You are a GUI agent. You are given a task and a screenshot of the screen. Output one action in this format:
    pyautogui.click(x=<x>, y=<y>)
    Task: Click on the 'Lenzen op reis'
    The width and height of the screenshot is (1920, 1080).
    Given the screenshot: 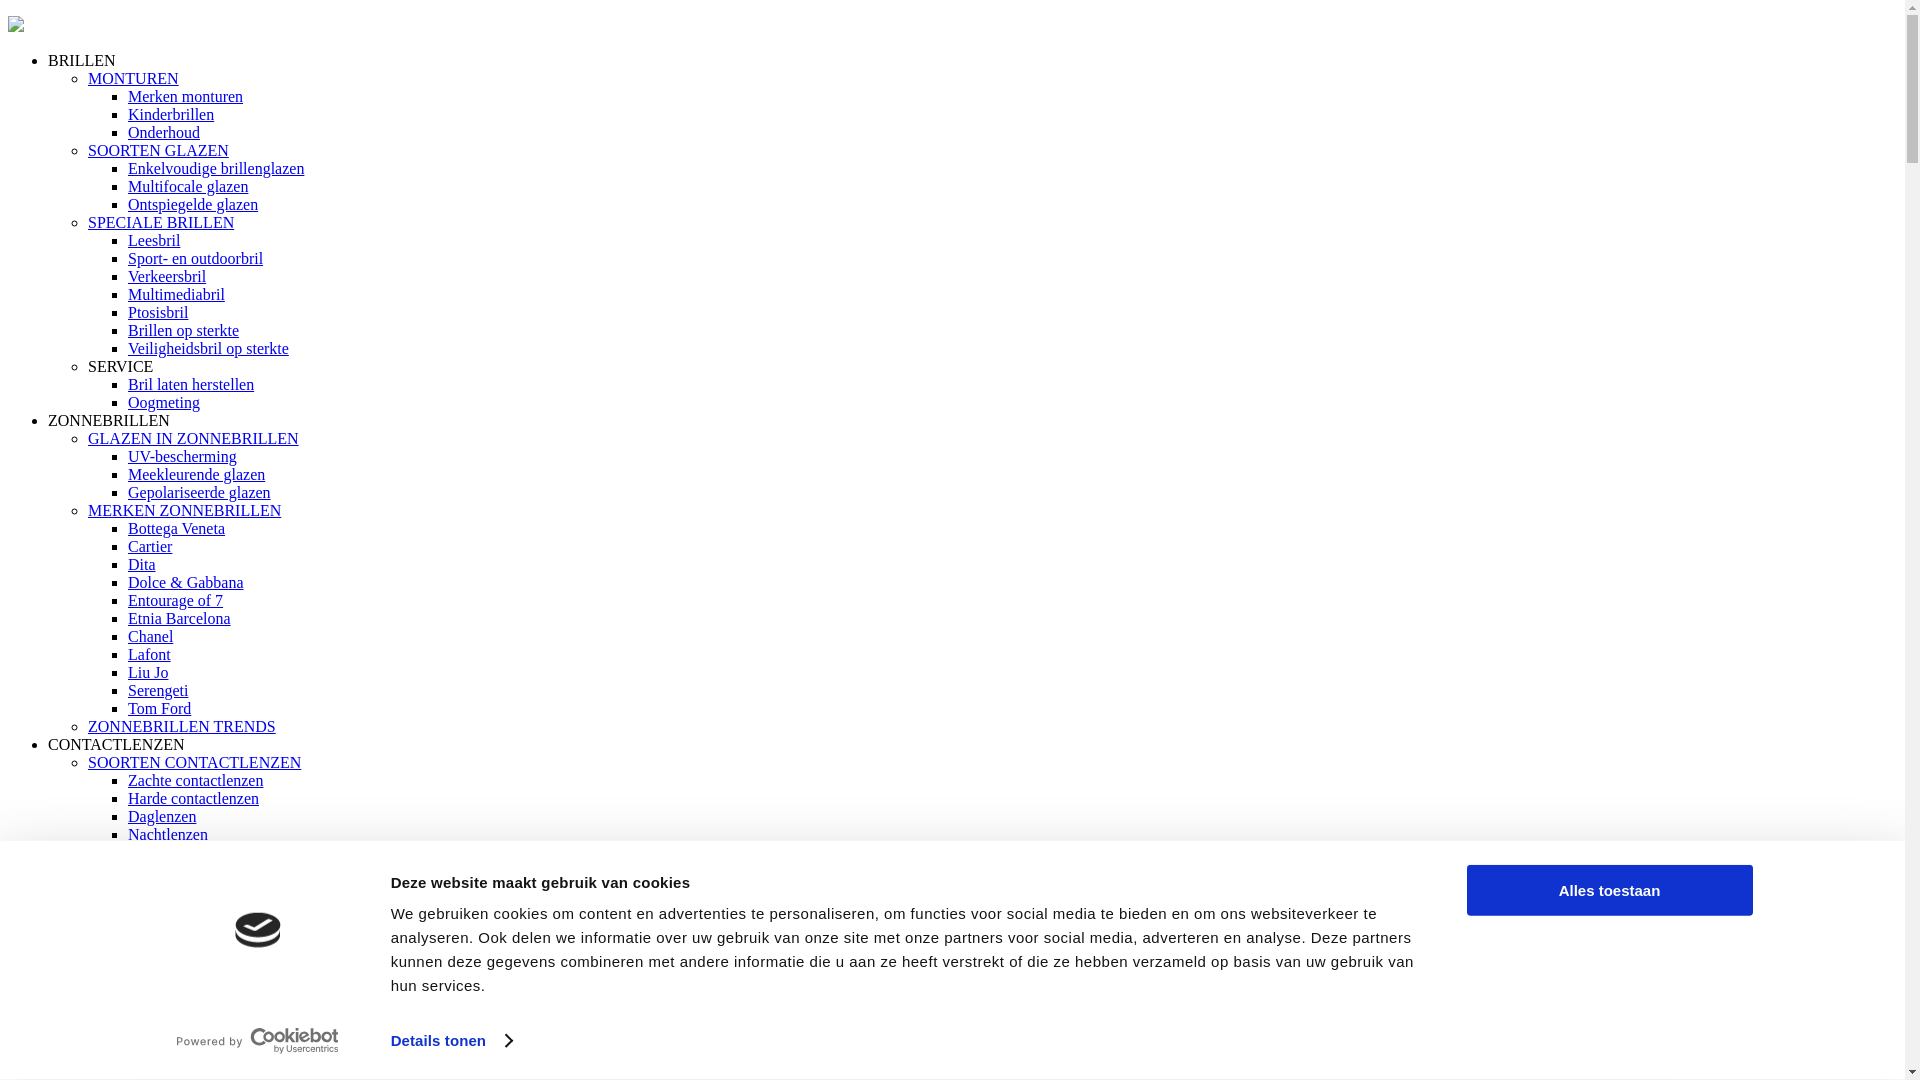 What is the action you would take?
    pyautogui.click(x=174, y=996)
    